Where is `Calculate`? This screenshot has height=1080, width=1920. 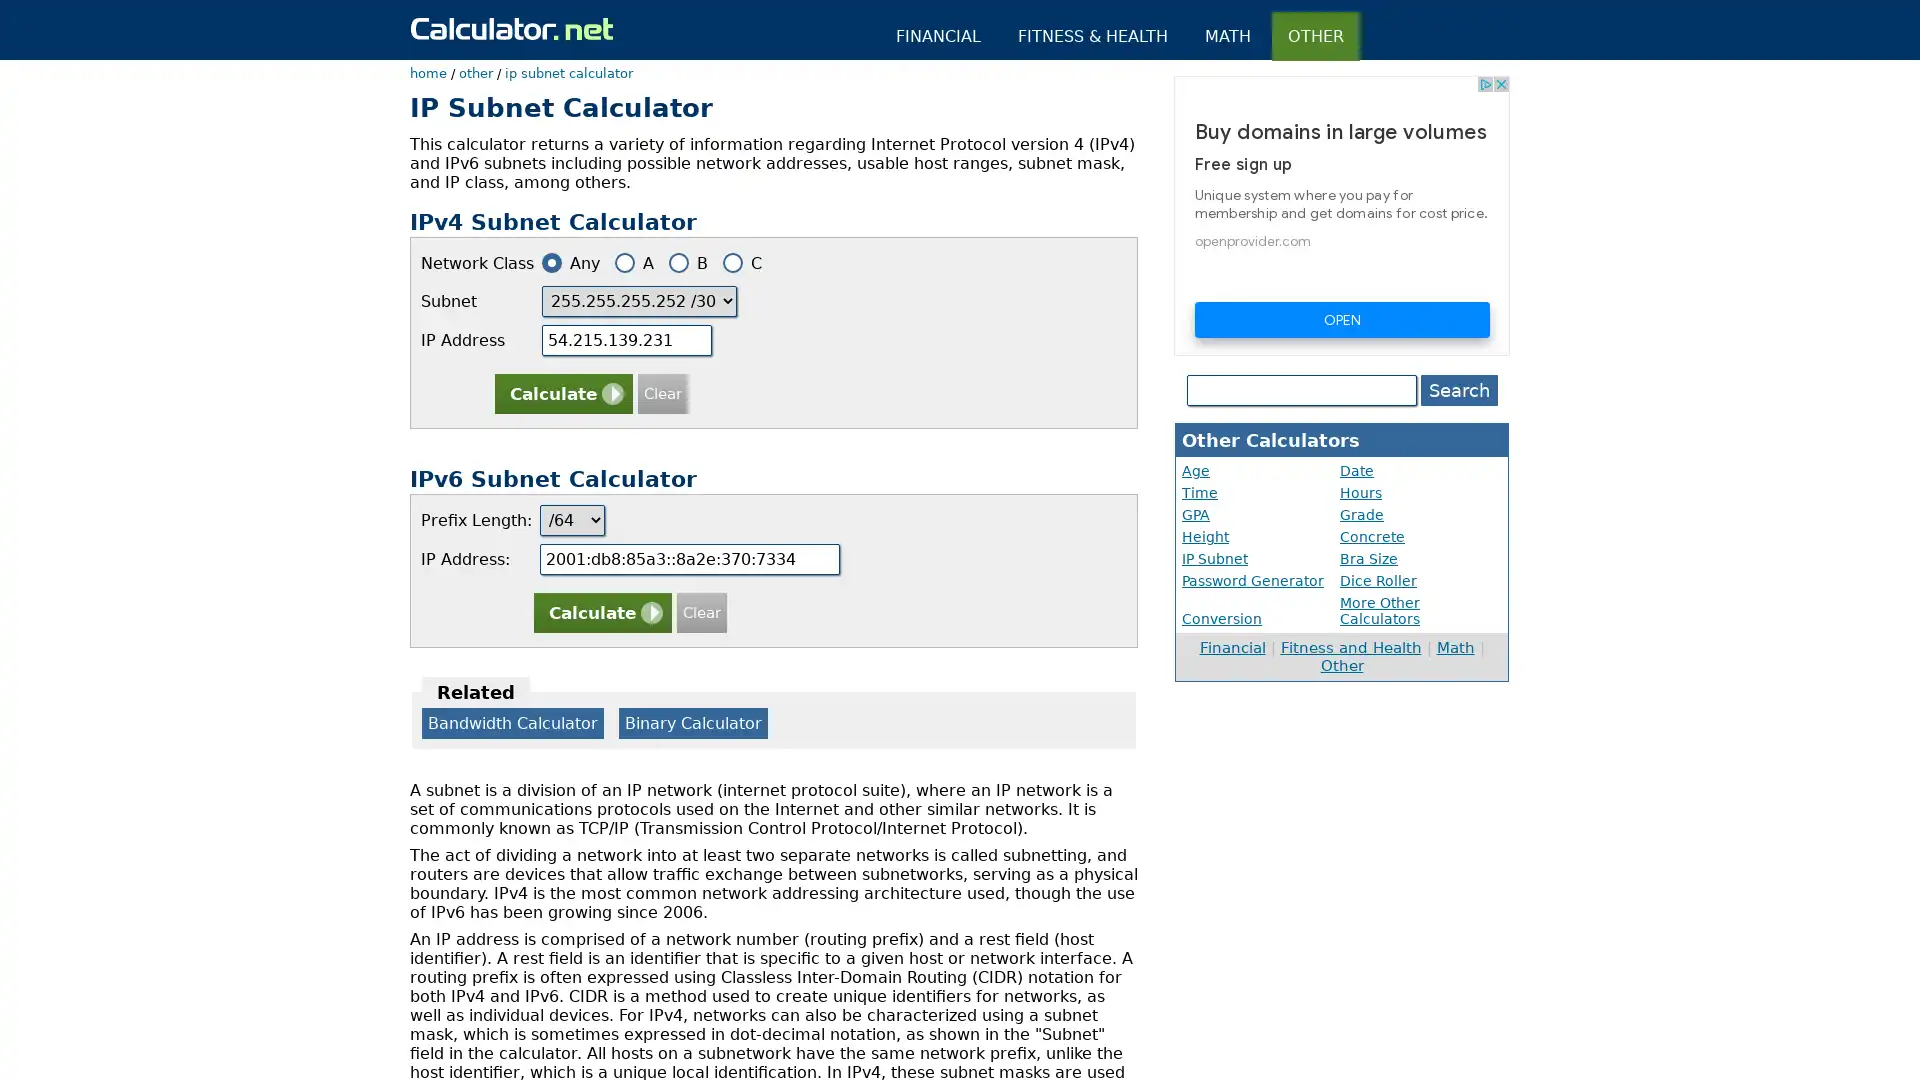 Calculate is located at coordinates (563, 393).